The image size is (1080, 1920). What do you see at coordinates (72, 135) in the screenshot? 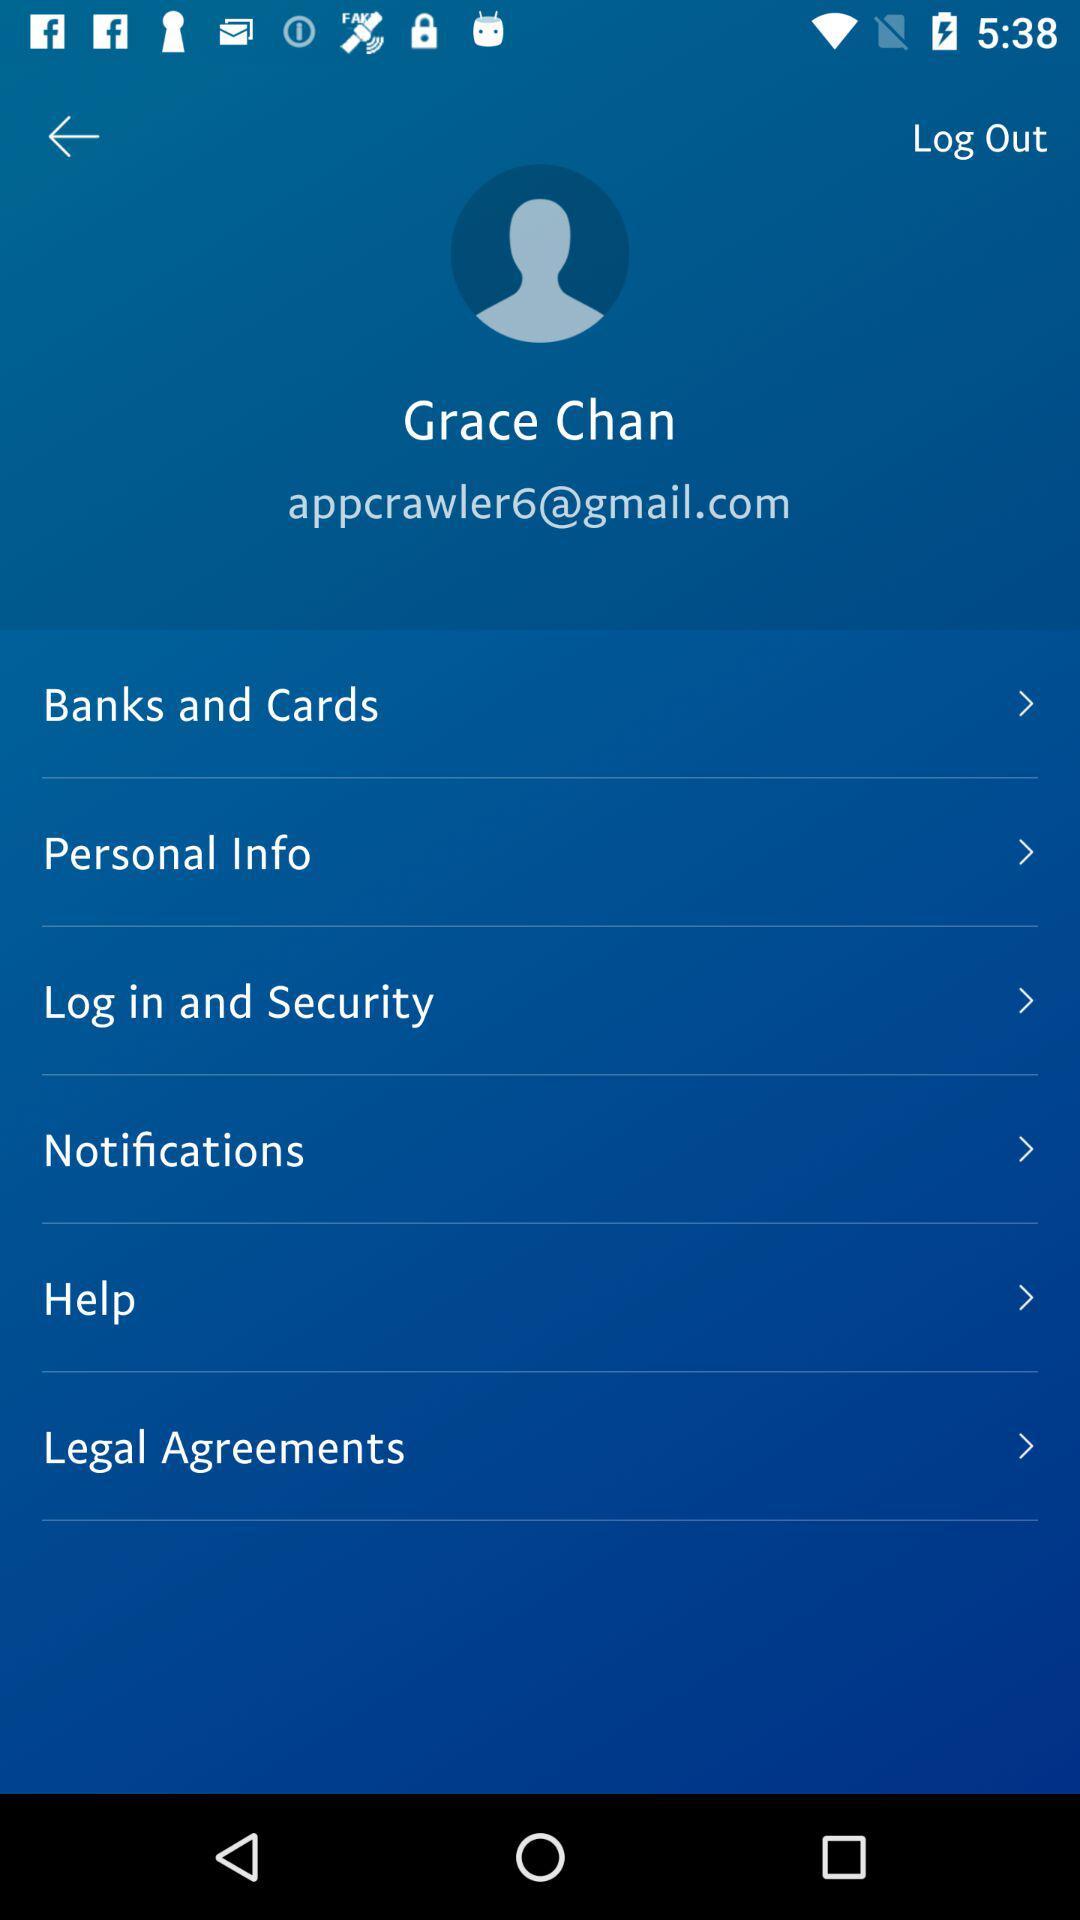
I see `icon at the top left corner` at bounding box center [72, 135].